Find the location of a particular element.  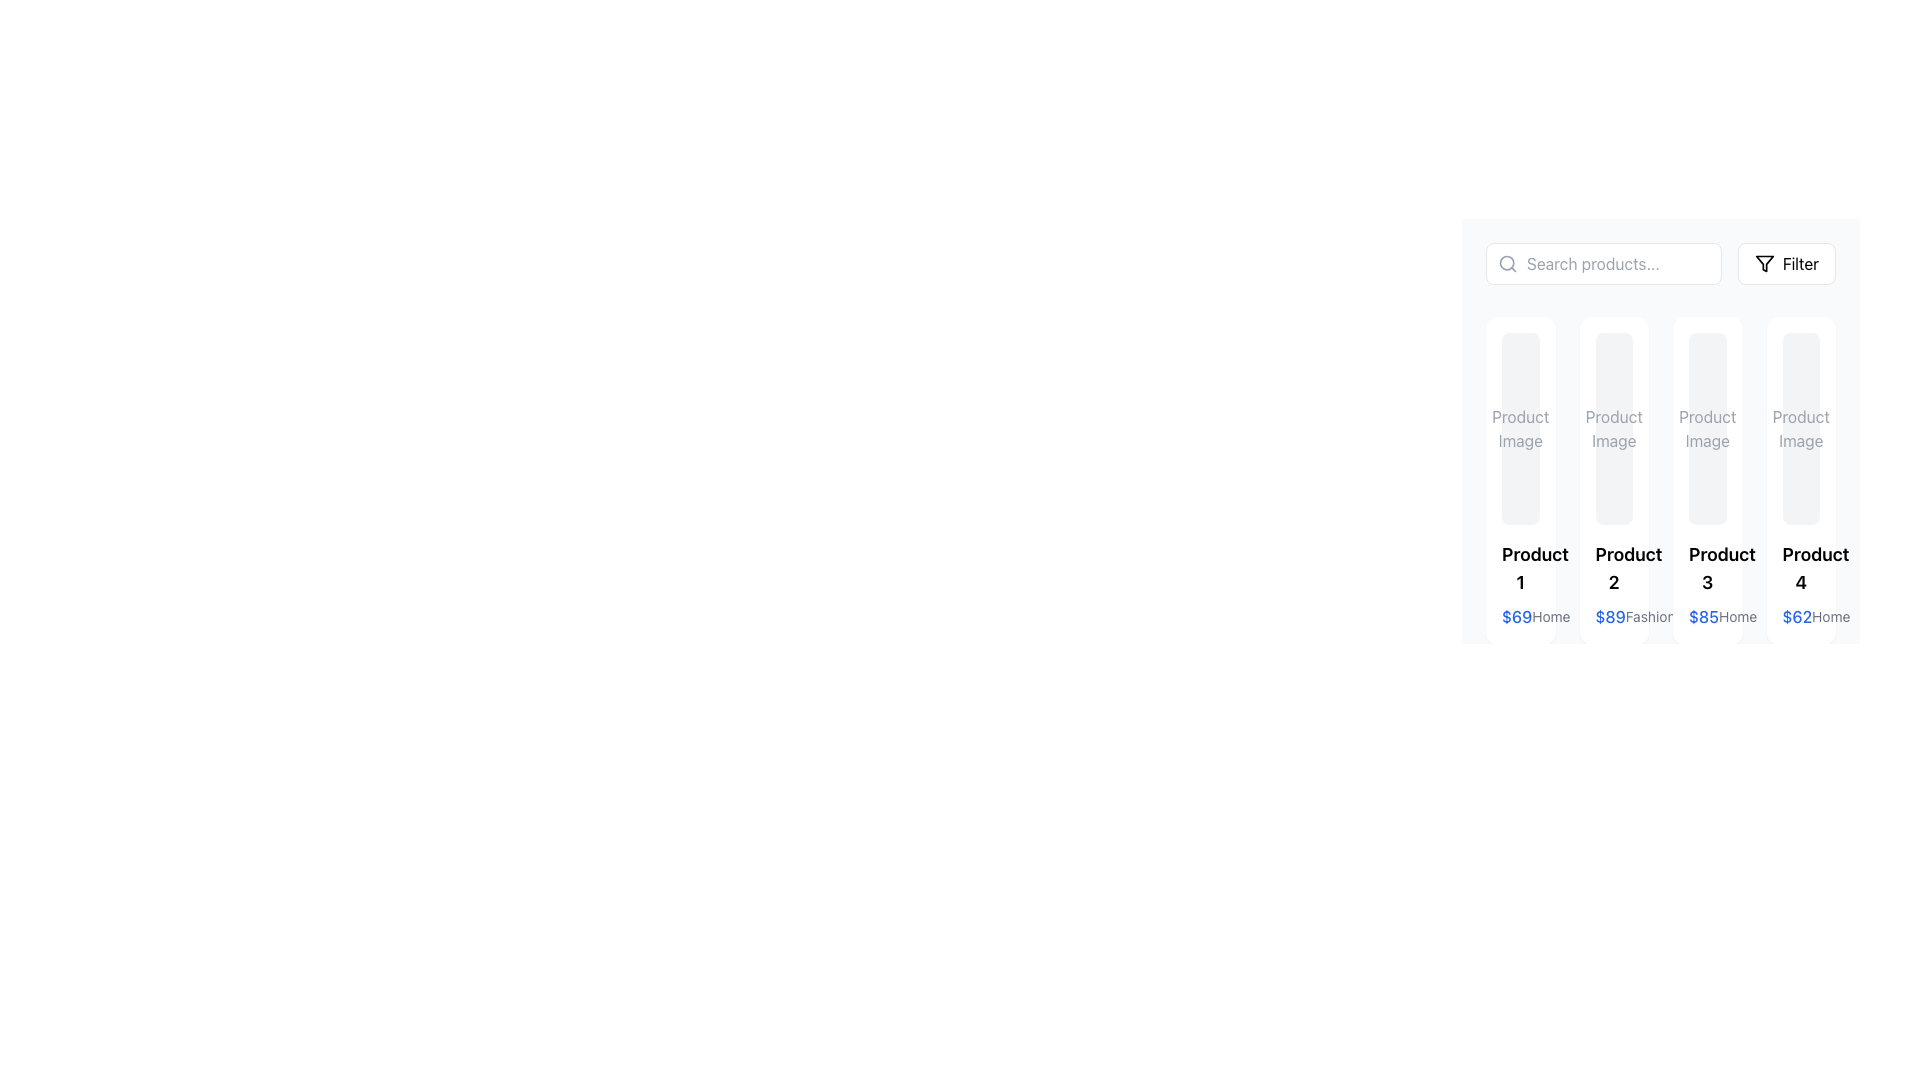

the Text label that describes 'Product 2', located centrally below the product image and above the price and category details is located at coordinates (1614, 569).